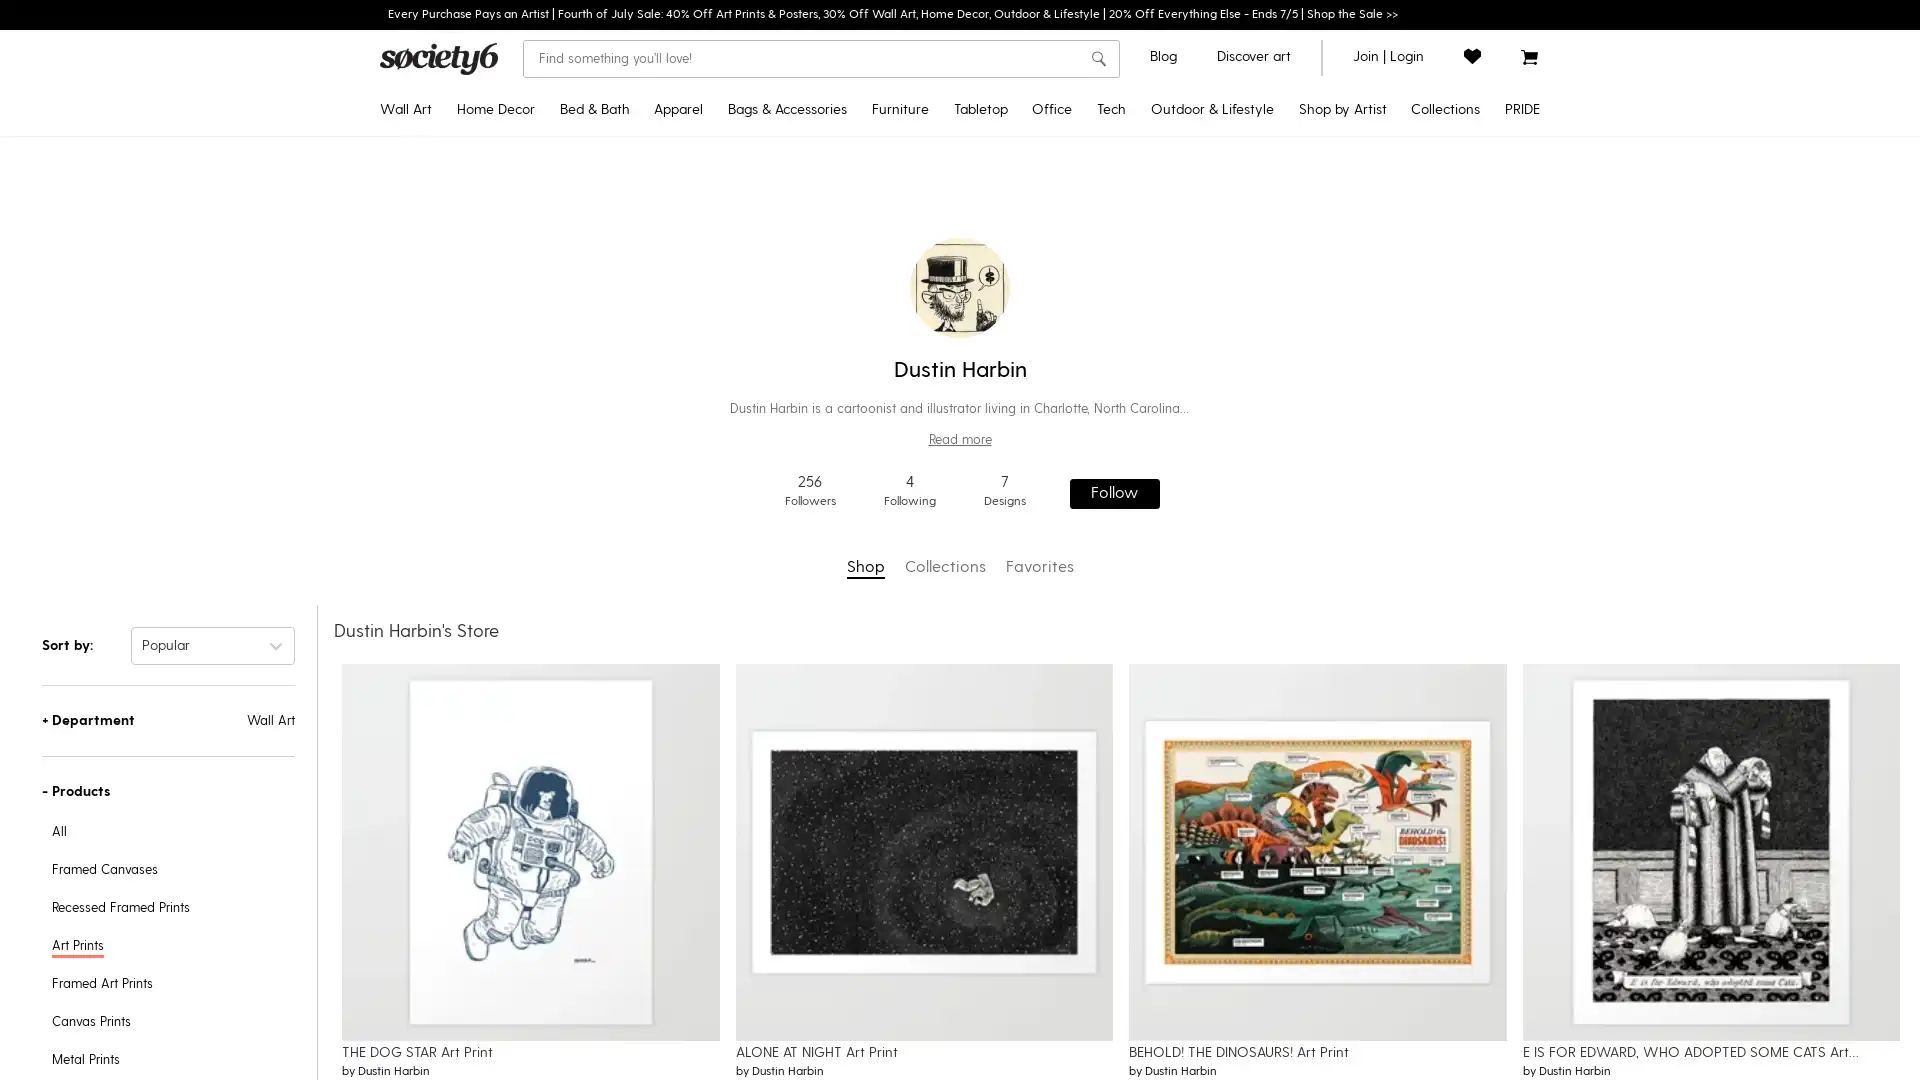 This screenshot has height=1080, width=1920. I want to click on Discover Black Artists, so click(1288, 256).